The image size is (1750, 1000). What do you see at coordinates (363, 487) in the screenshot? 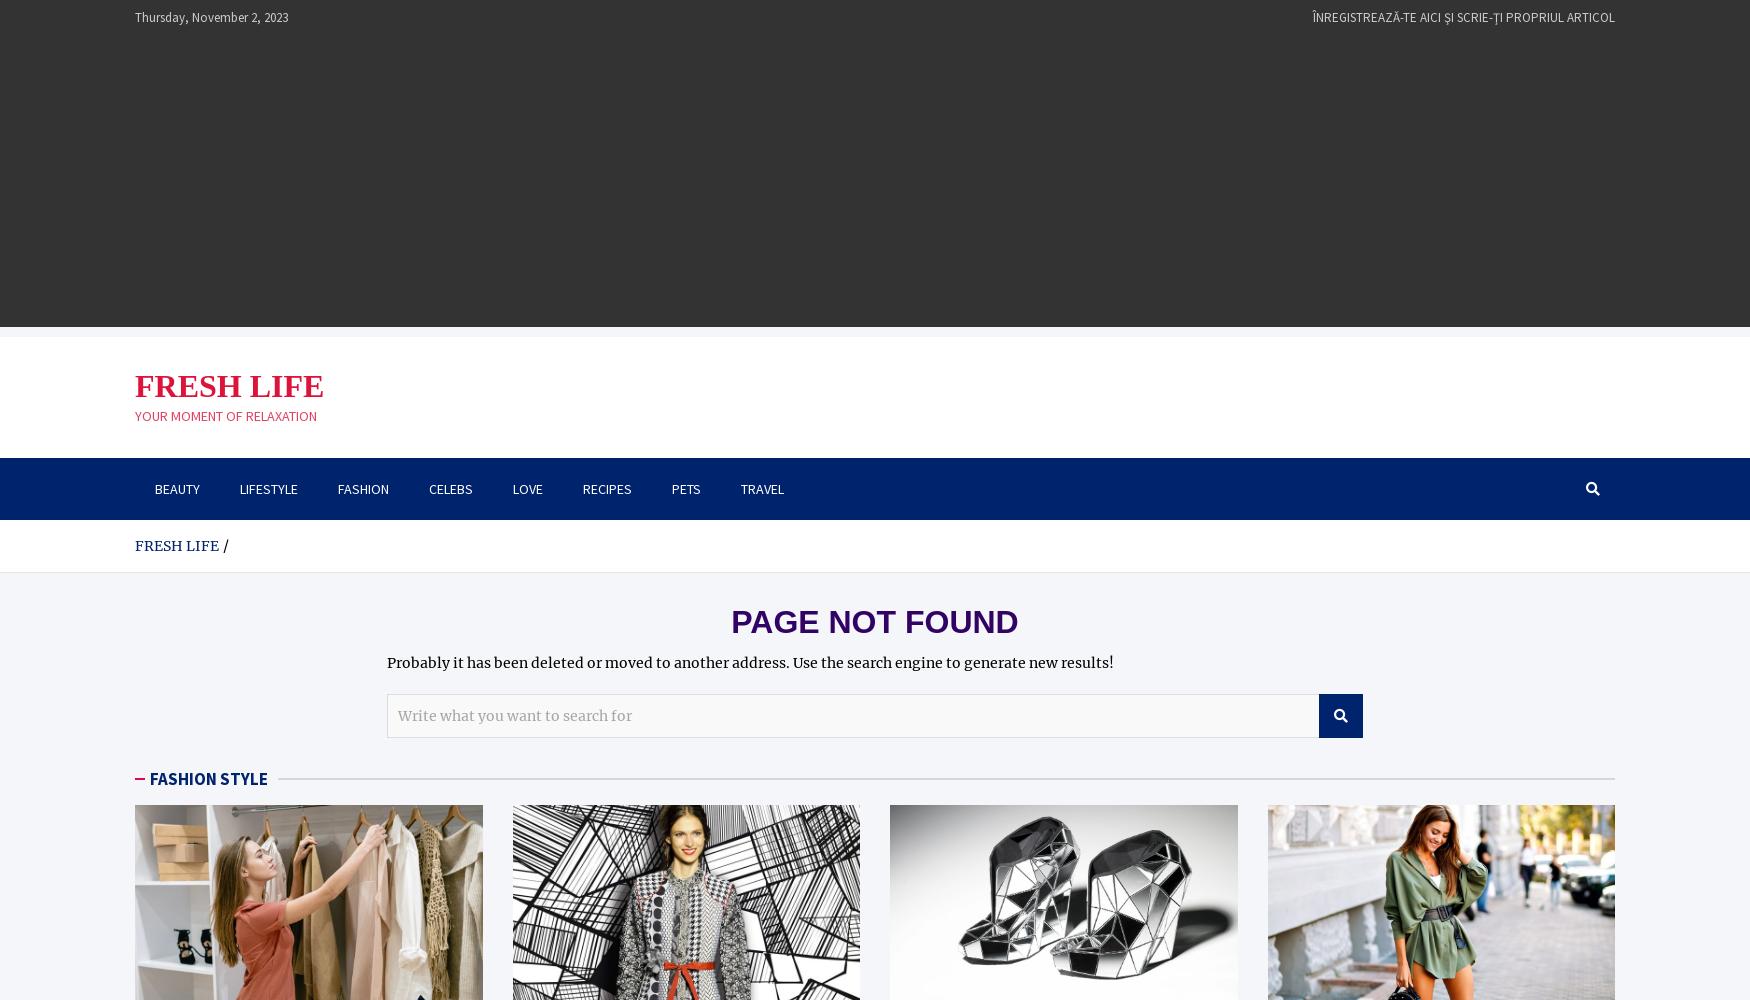
I see `'FASHION'` at bounding box center [363, 487].